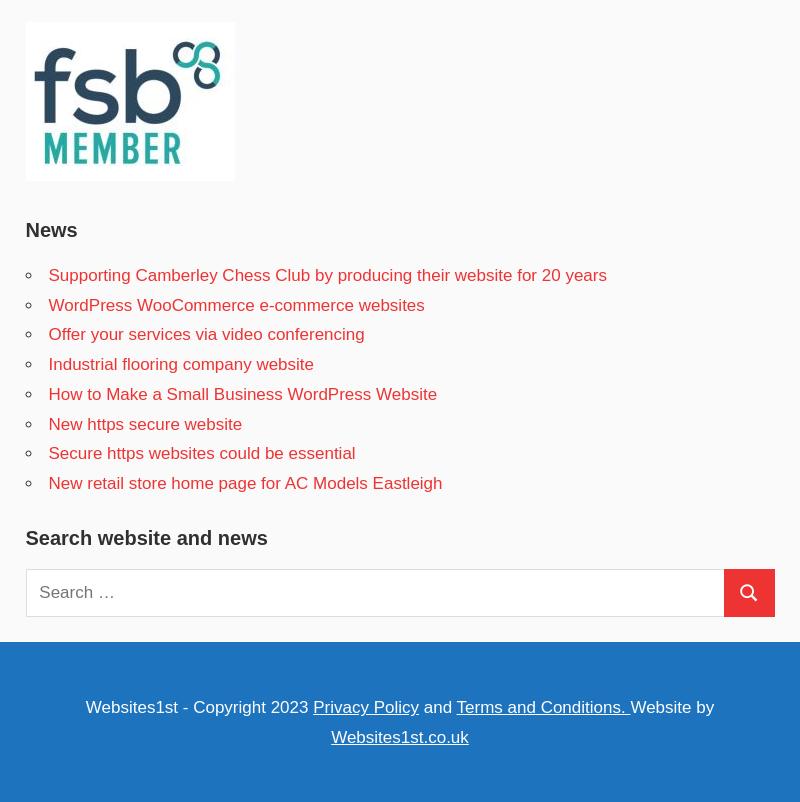  What do you see at coordinates (244, 483) in the screenshot?
I see `'New retail store home page for AC Models Eastleigh'` at bounding box center [244, 483].